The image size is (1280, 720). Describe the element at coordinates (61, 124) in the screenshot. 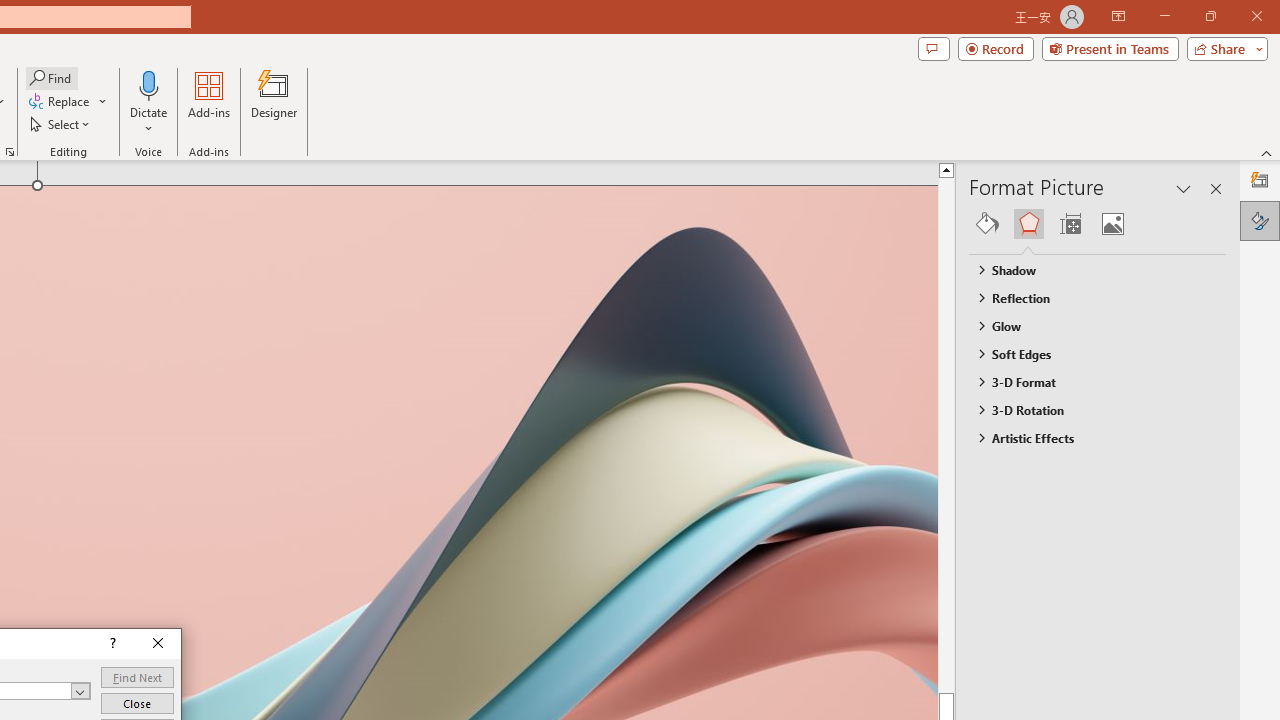

I see `'Select'` at that location.